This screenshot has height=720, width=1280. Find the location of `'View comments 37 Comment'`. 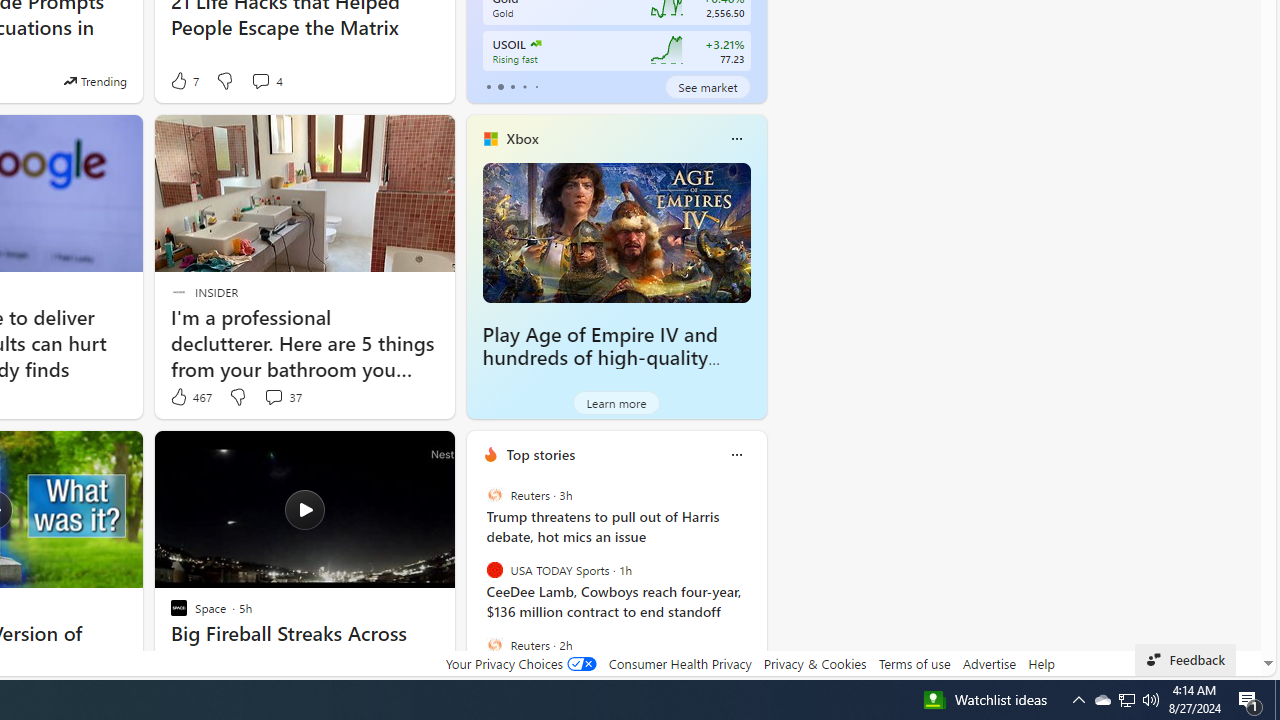

'View comments 37 Comment' is located at coordinates (281, 397).